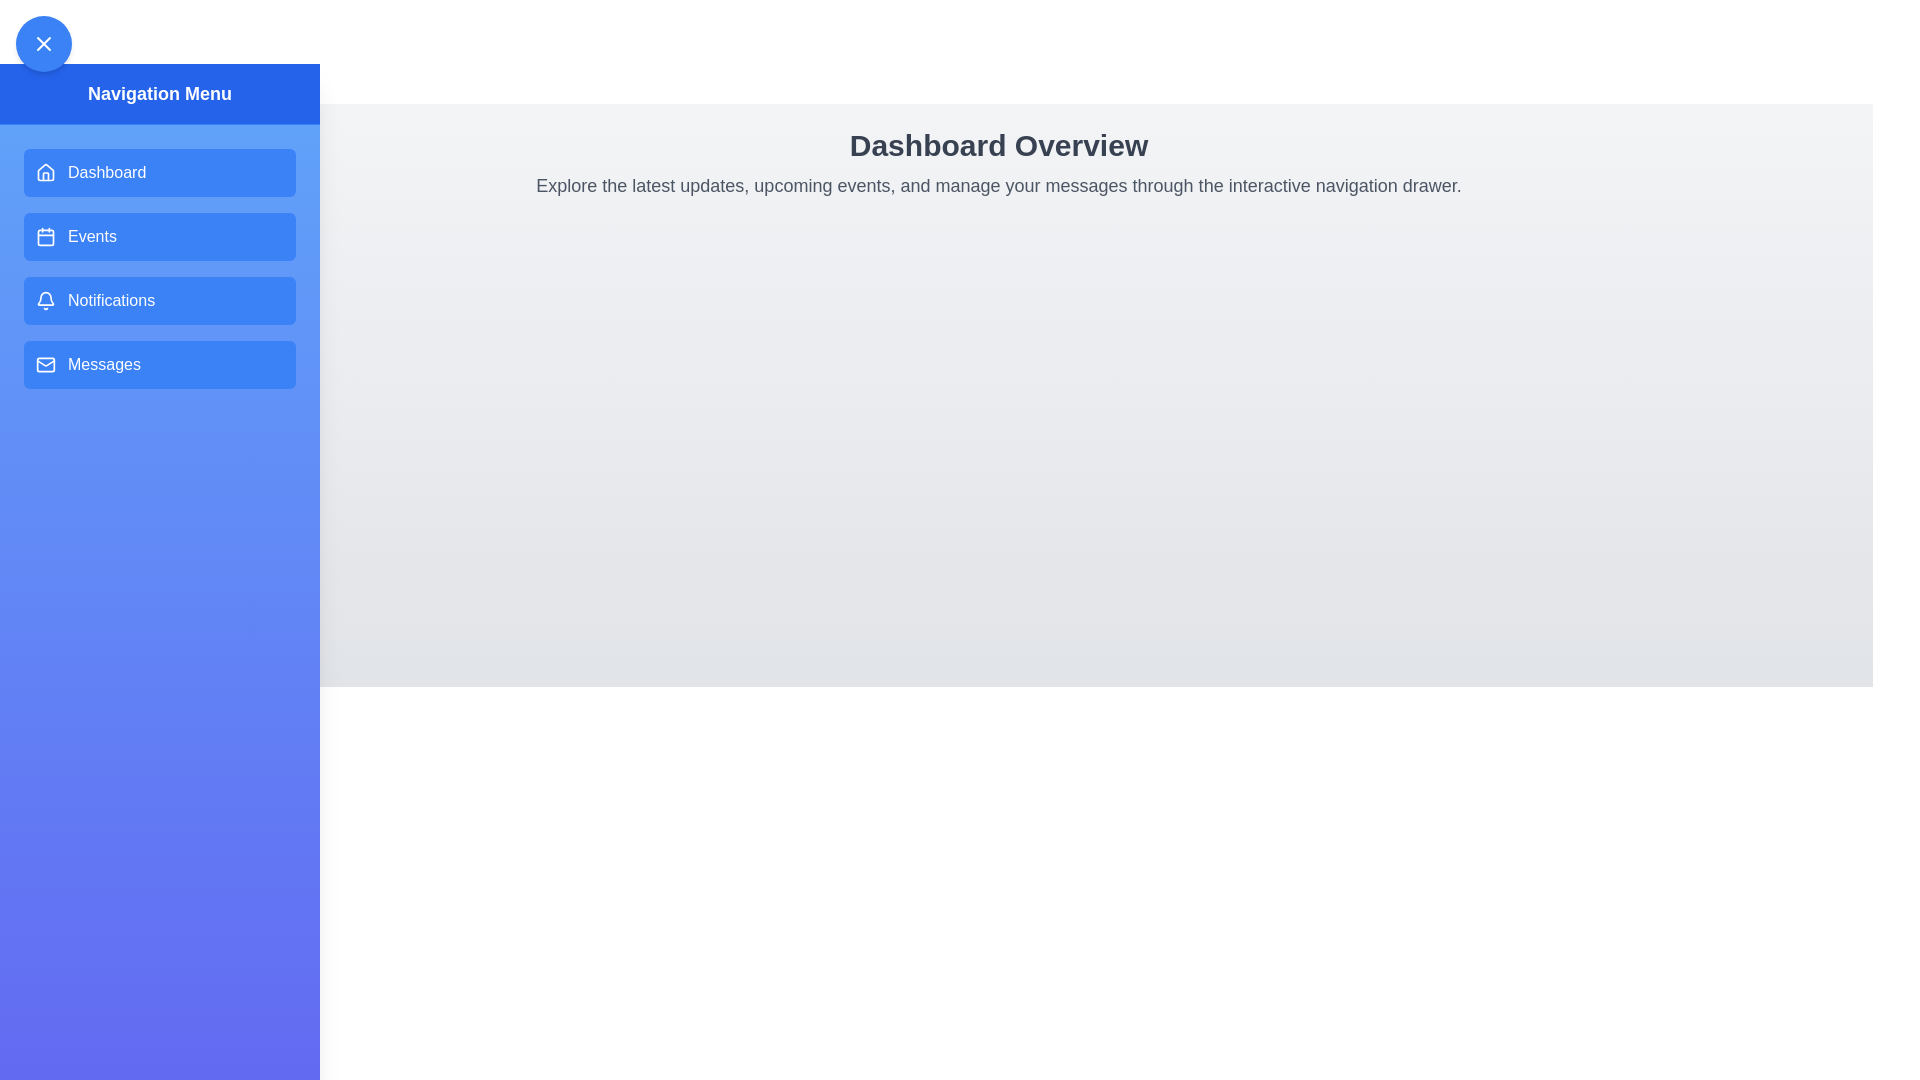 The image size is (1920, 1080). I want to click on the navigation menu item Dashboard, so click(158, 172).